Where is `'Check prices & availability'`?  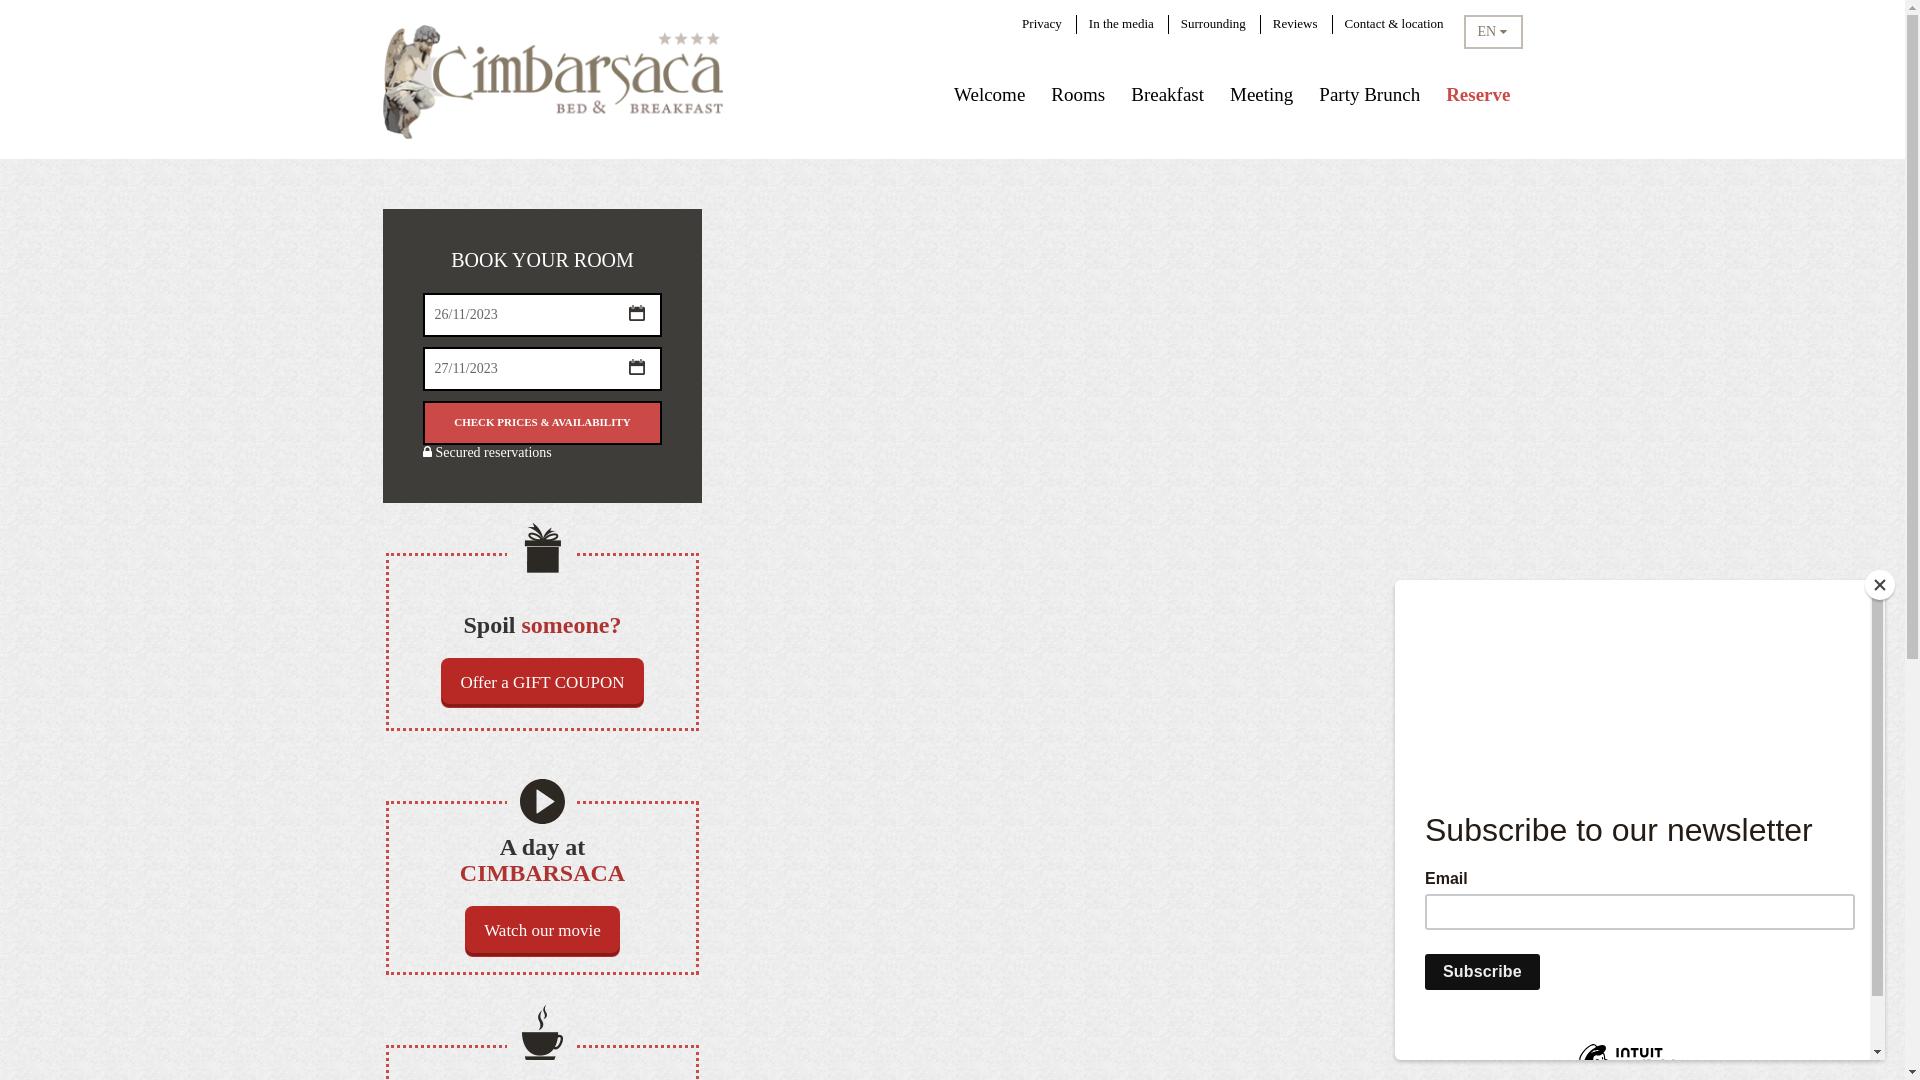
'Check prices & availability' is located at coordinates (542, 422).